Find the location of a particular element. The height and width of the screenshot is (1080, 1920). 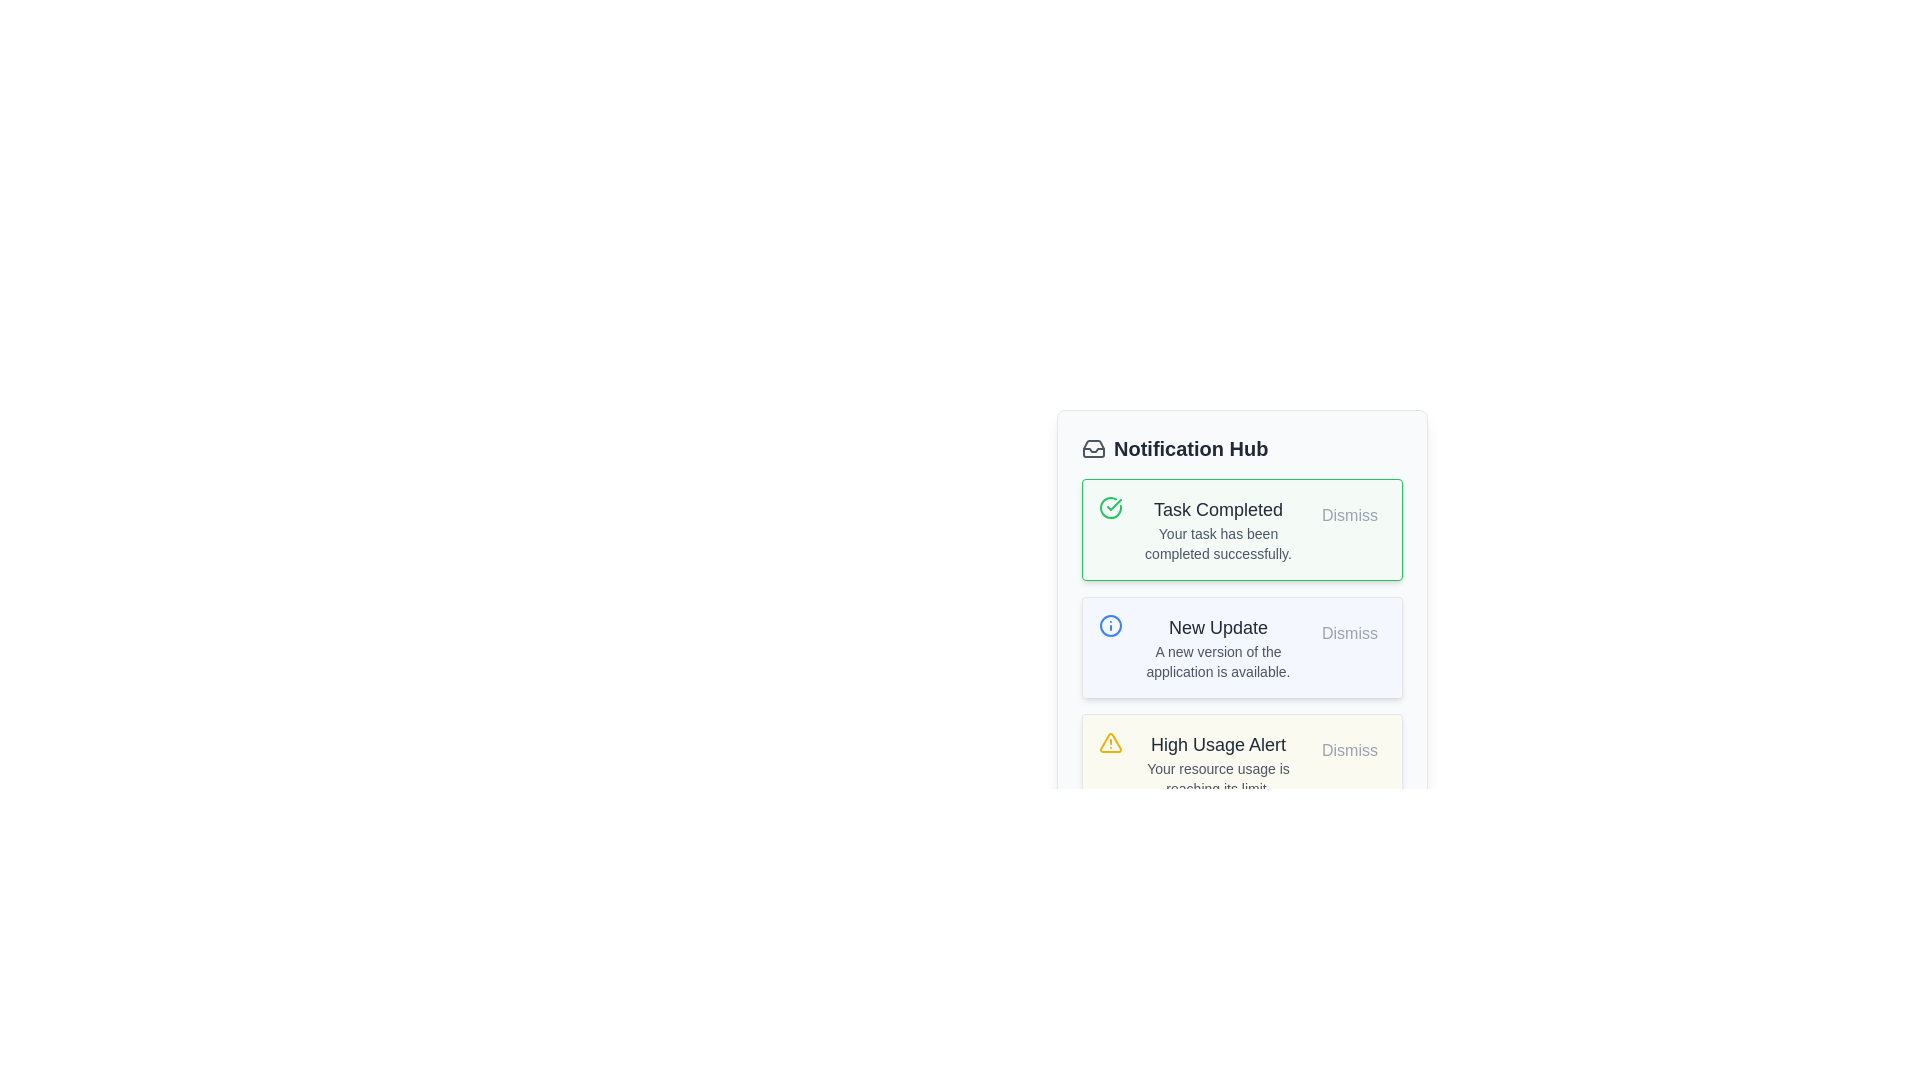

the 'Task Completed' notification card with a green border located in the notification center is located at coordinates (1241, 586).